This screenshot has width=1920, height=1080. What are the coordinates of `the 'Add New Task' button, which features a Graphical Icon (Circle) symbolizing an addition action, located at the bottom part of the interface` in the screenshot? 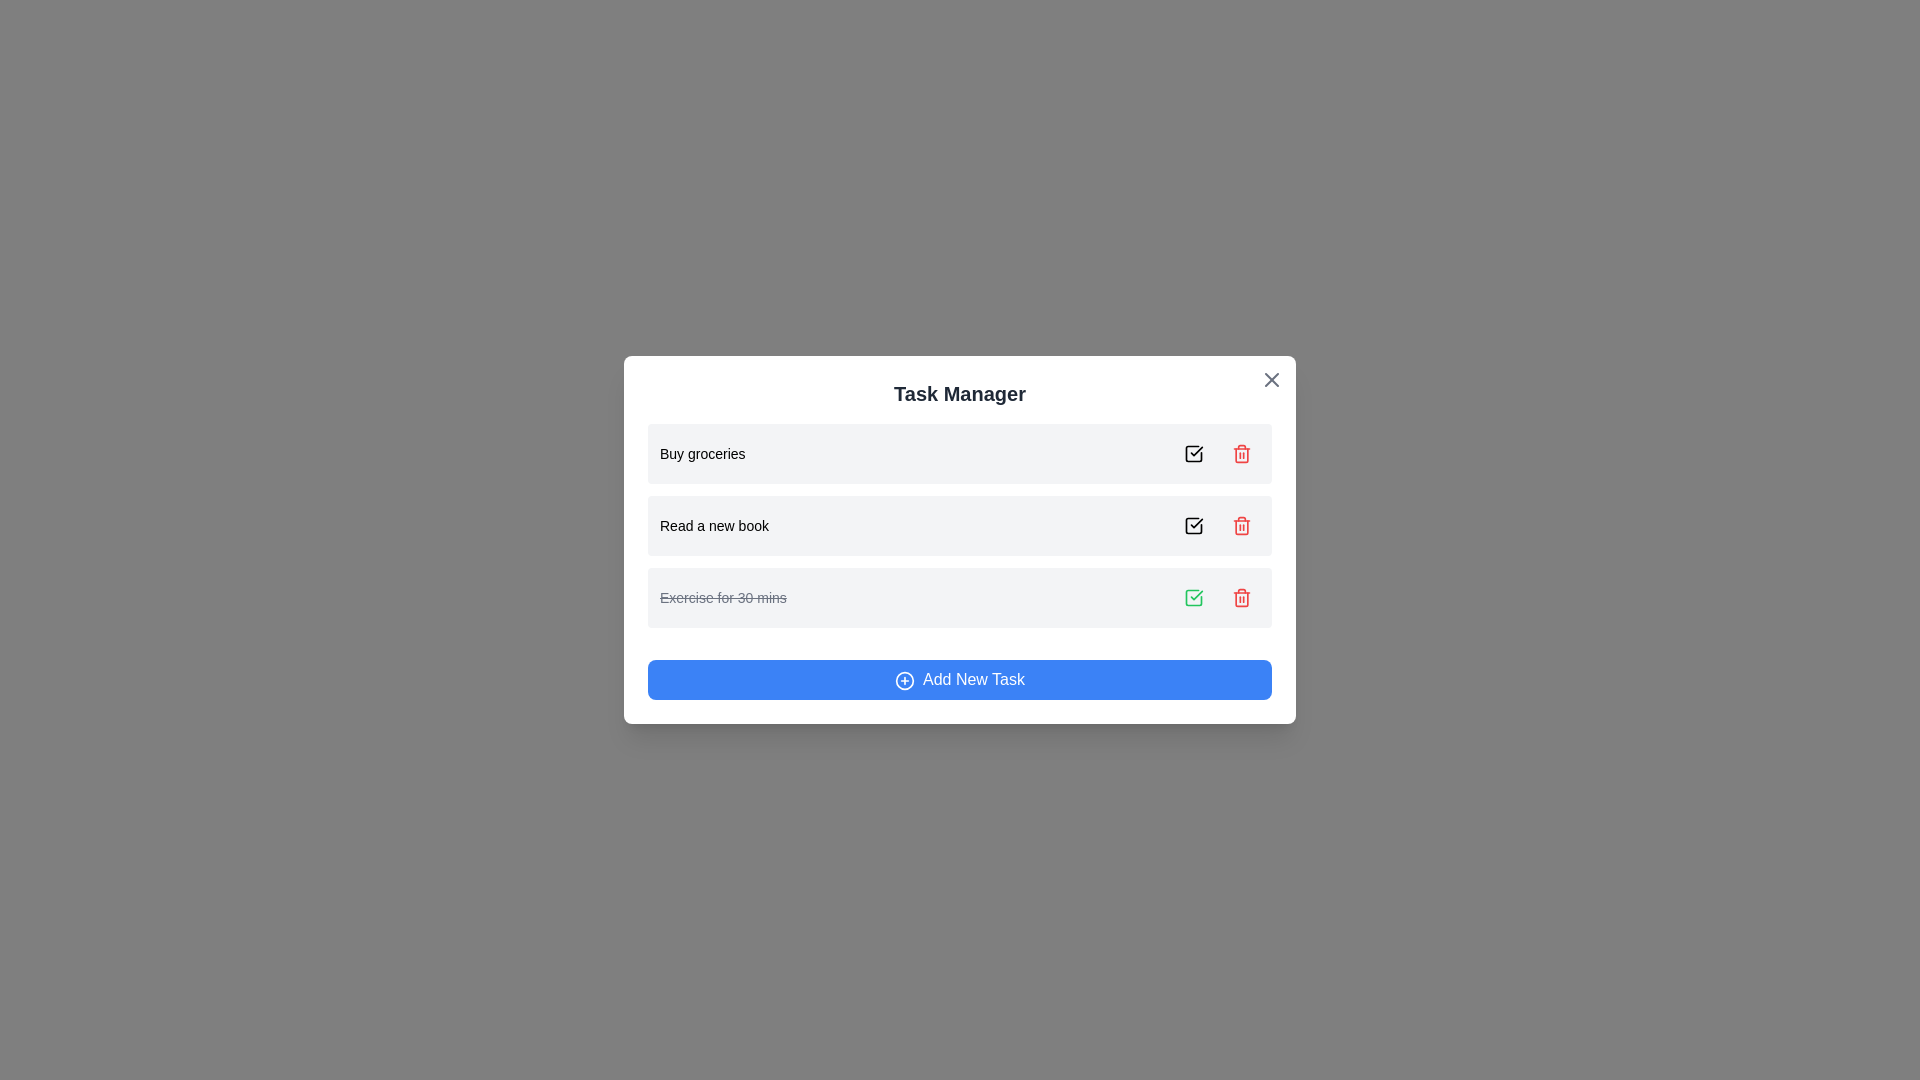 It's located at (904, 678).